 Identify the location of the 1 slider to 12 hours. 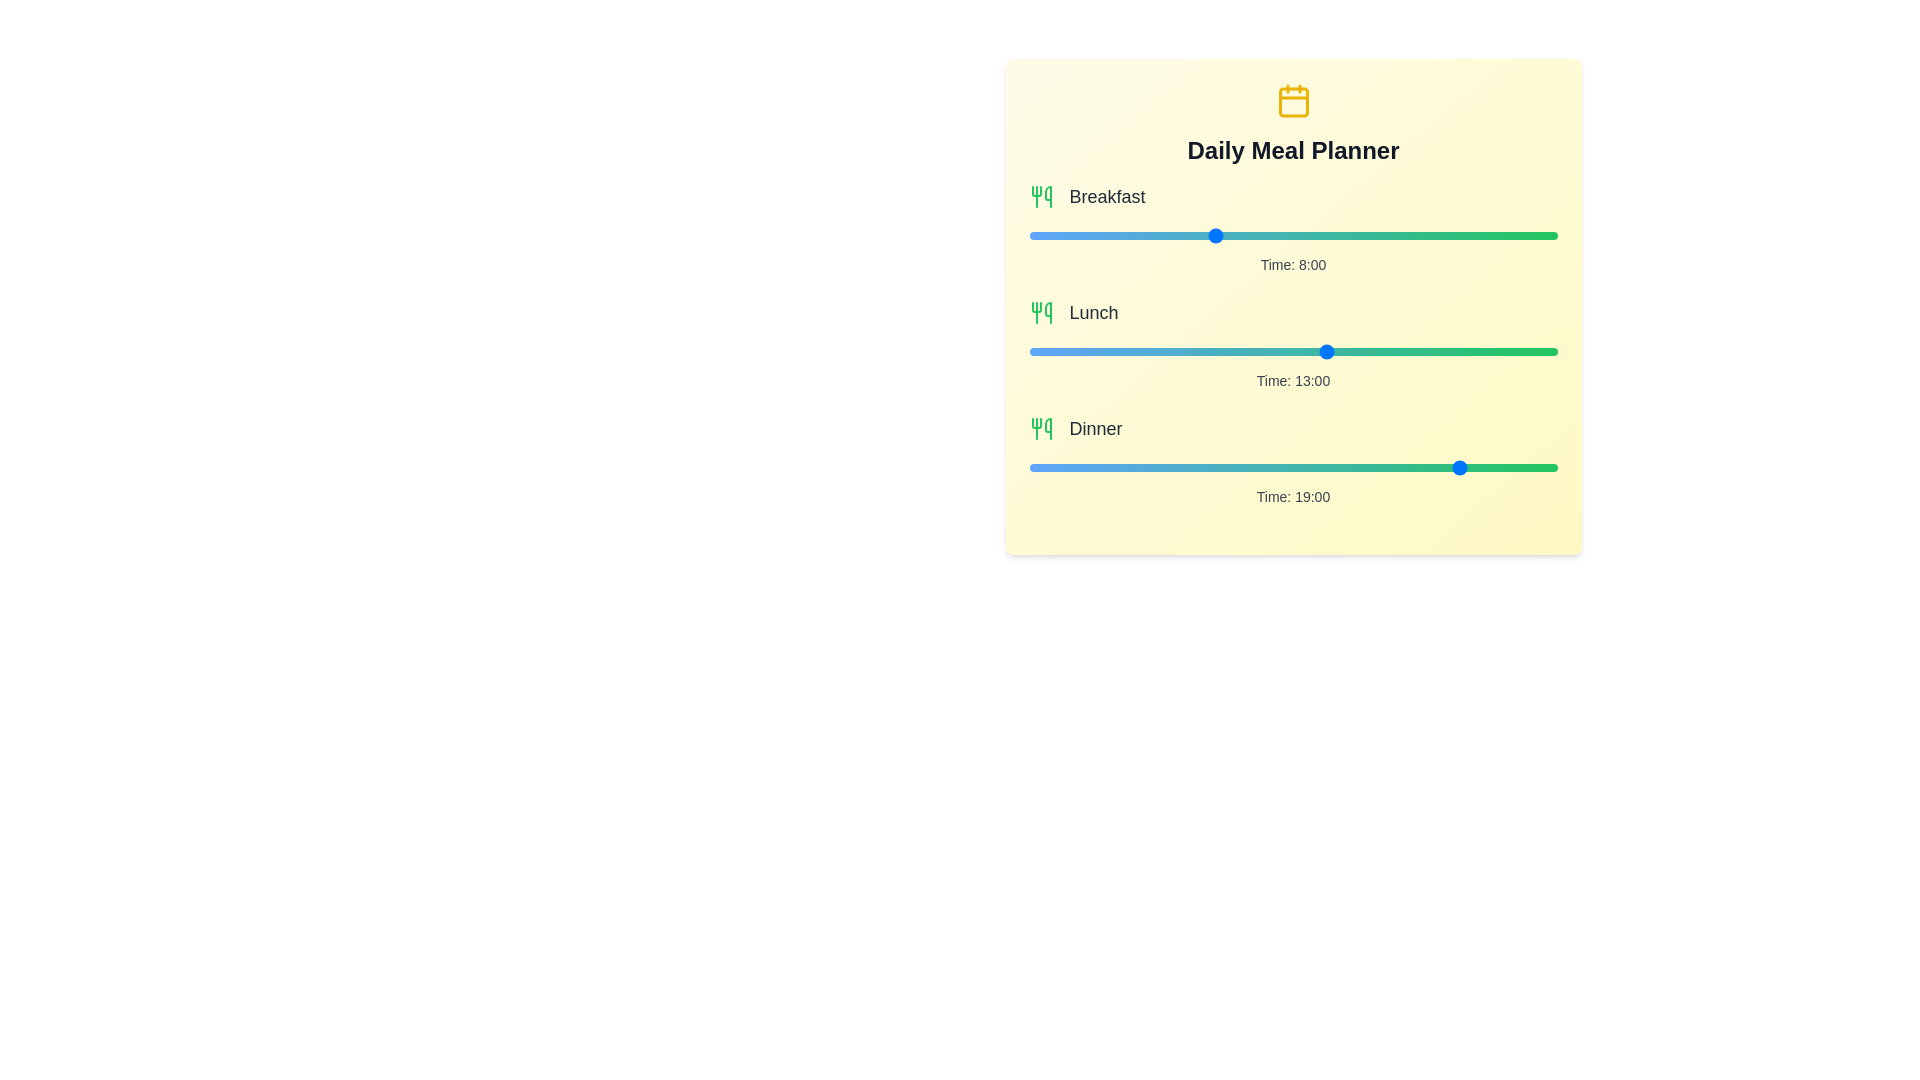
(1568, 350).